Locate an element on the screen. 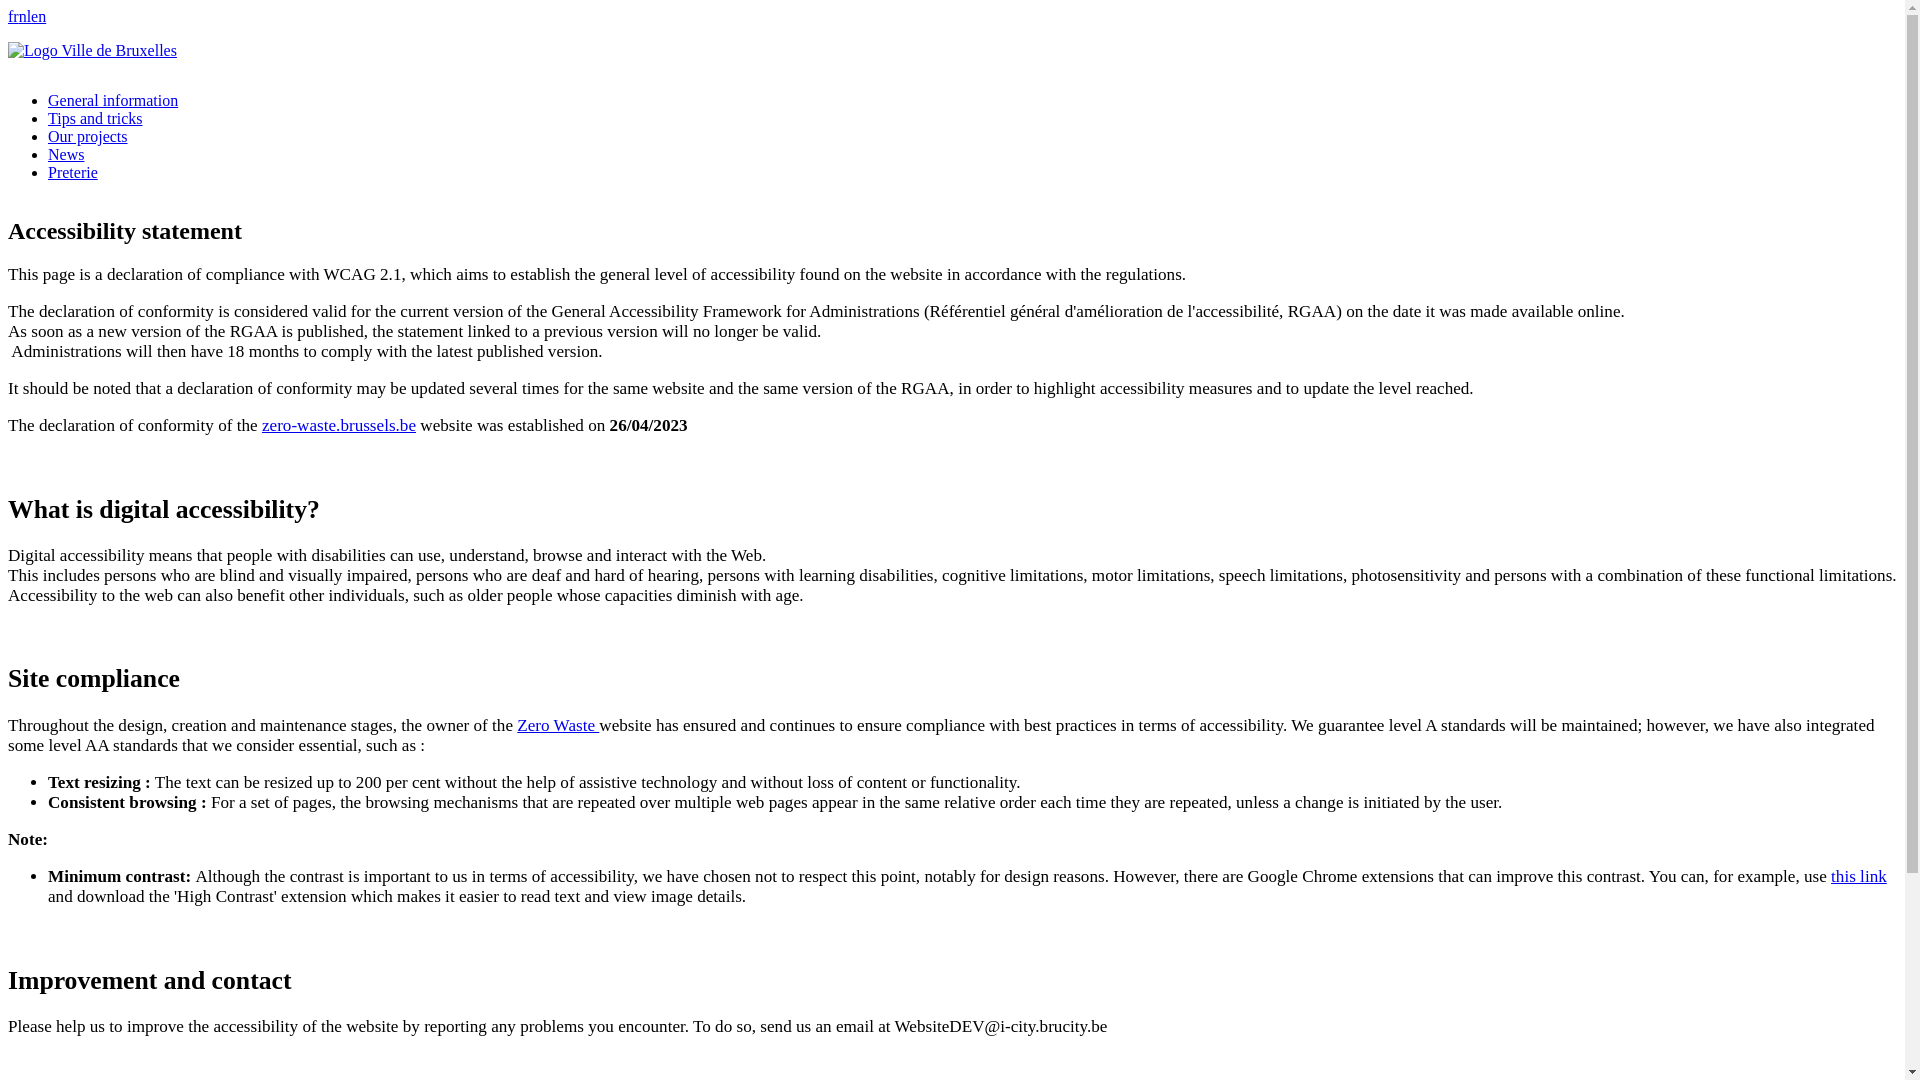 The image size is (1920, 1080). 'Tips and tricks' is located at coordinates (48, 118).